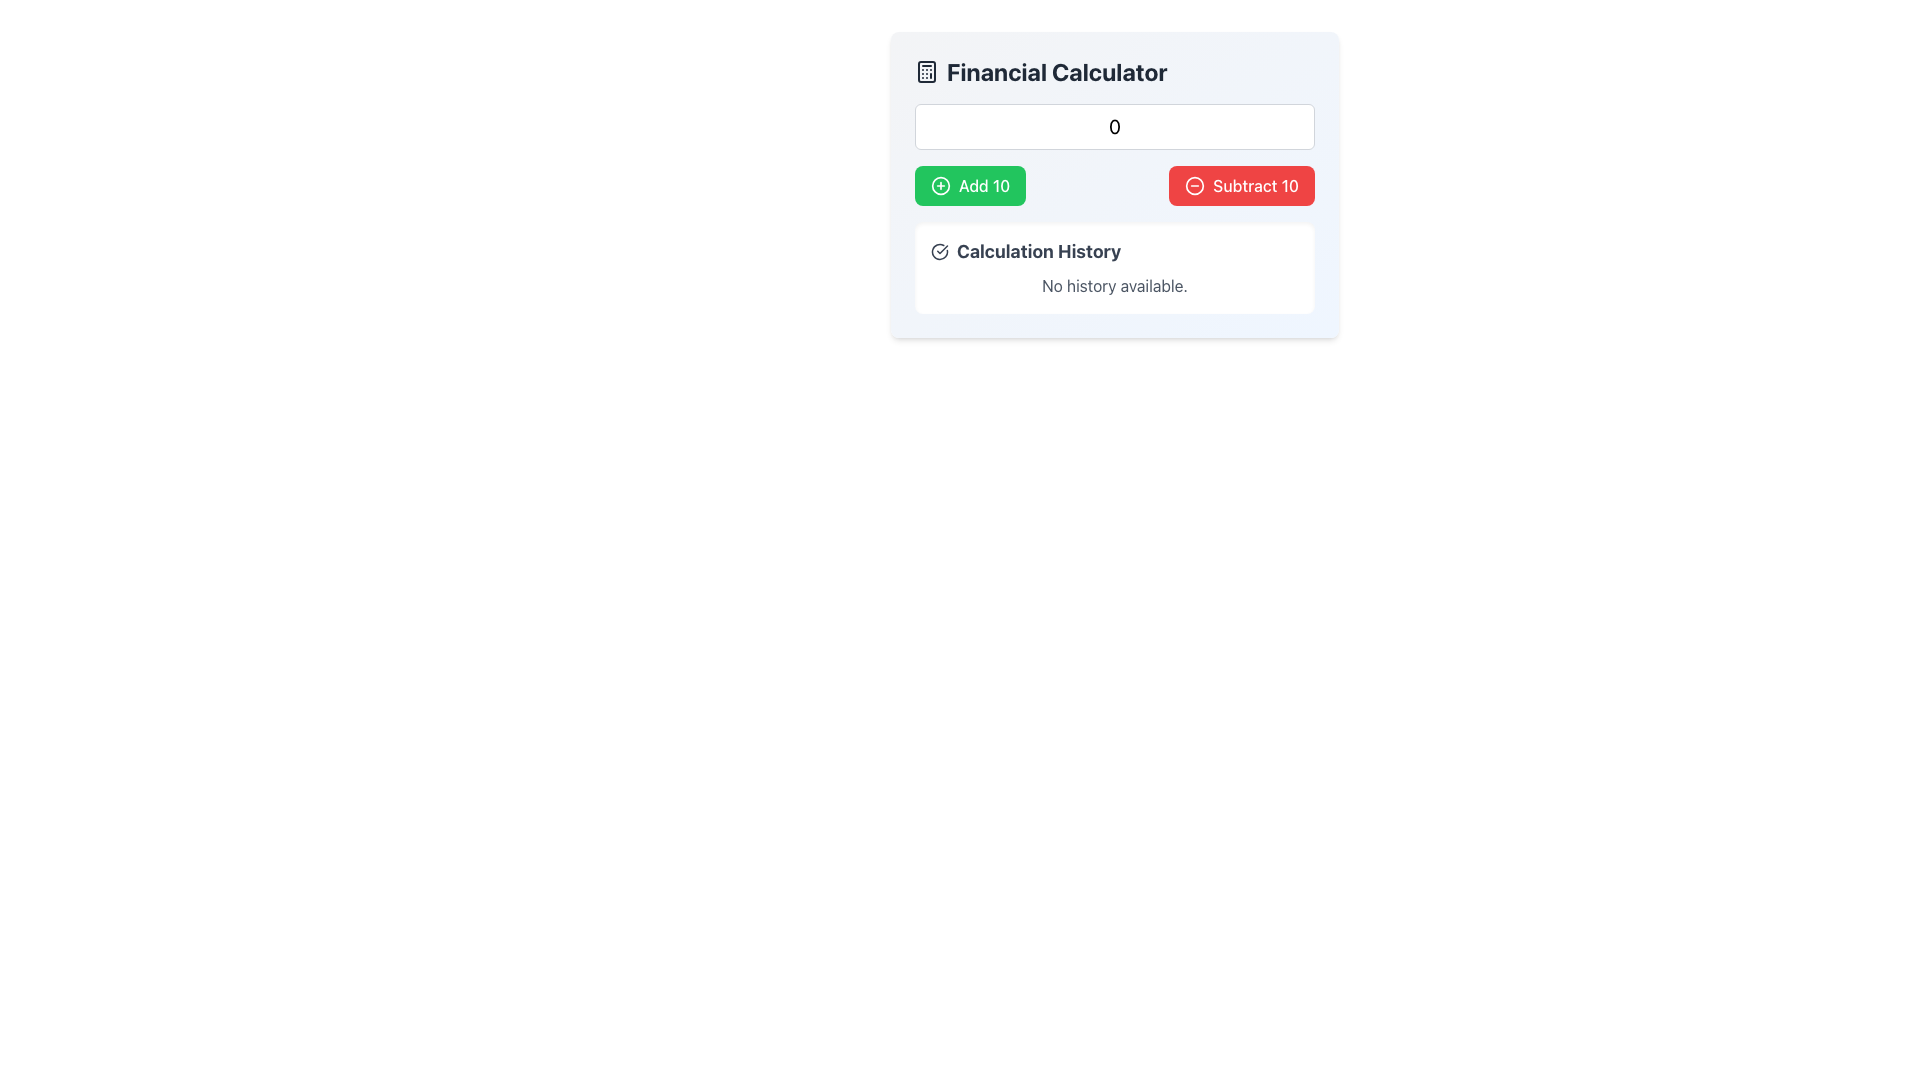 Image resolution: width=1920 pixels, height=1080 pixels. What do you see at coordinates (925, 71) in the screenshot?
I see `the icon representing the financial calculator functionality, located to the left of the text 'Financial Calculator'` at bounding box center [925, 71].